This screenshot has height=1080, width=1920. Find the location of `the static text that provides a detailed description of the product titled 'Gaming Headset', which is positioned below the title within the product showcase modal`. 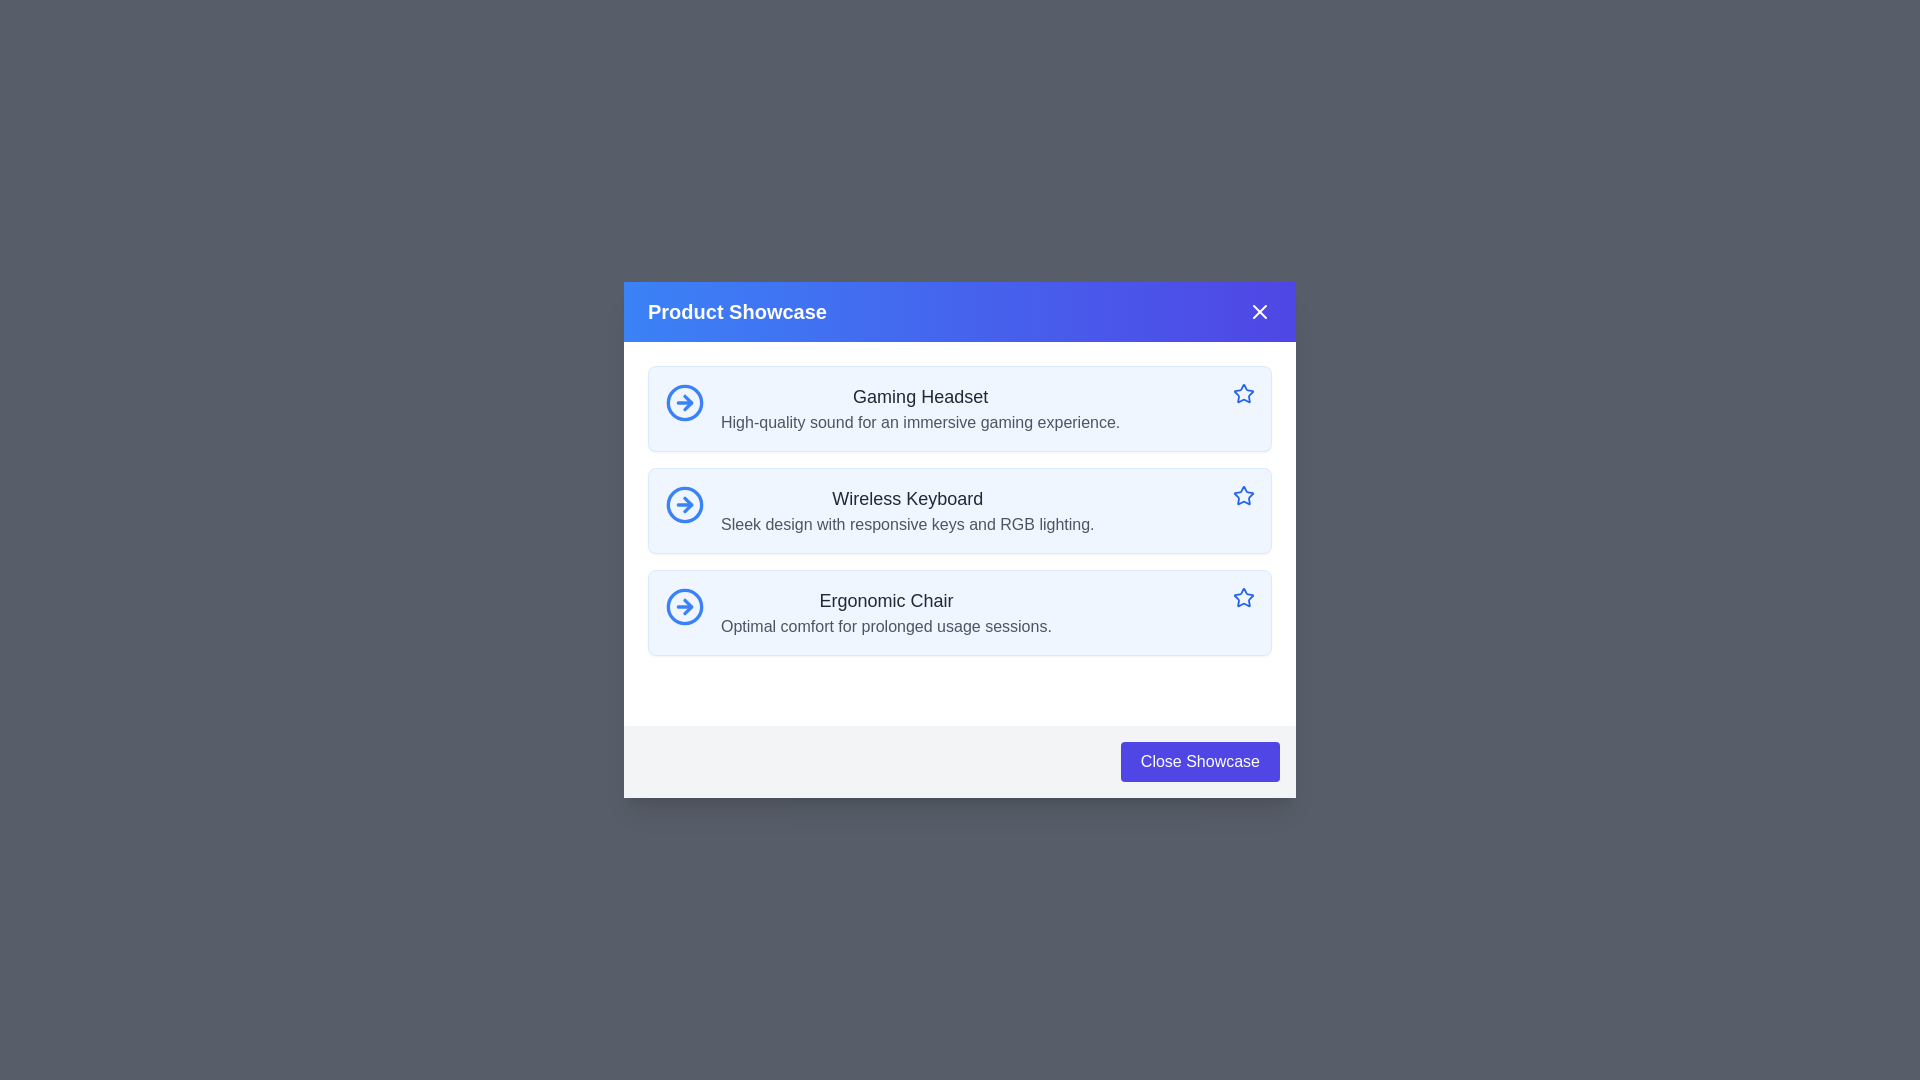

the static text that provides a detailed description of the product titled 'Gaming Headset', which is positioned below the title within the product showcase modal is located at coordinates (919, 422).